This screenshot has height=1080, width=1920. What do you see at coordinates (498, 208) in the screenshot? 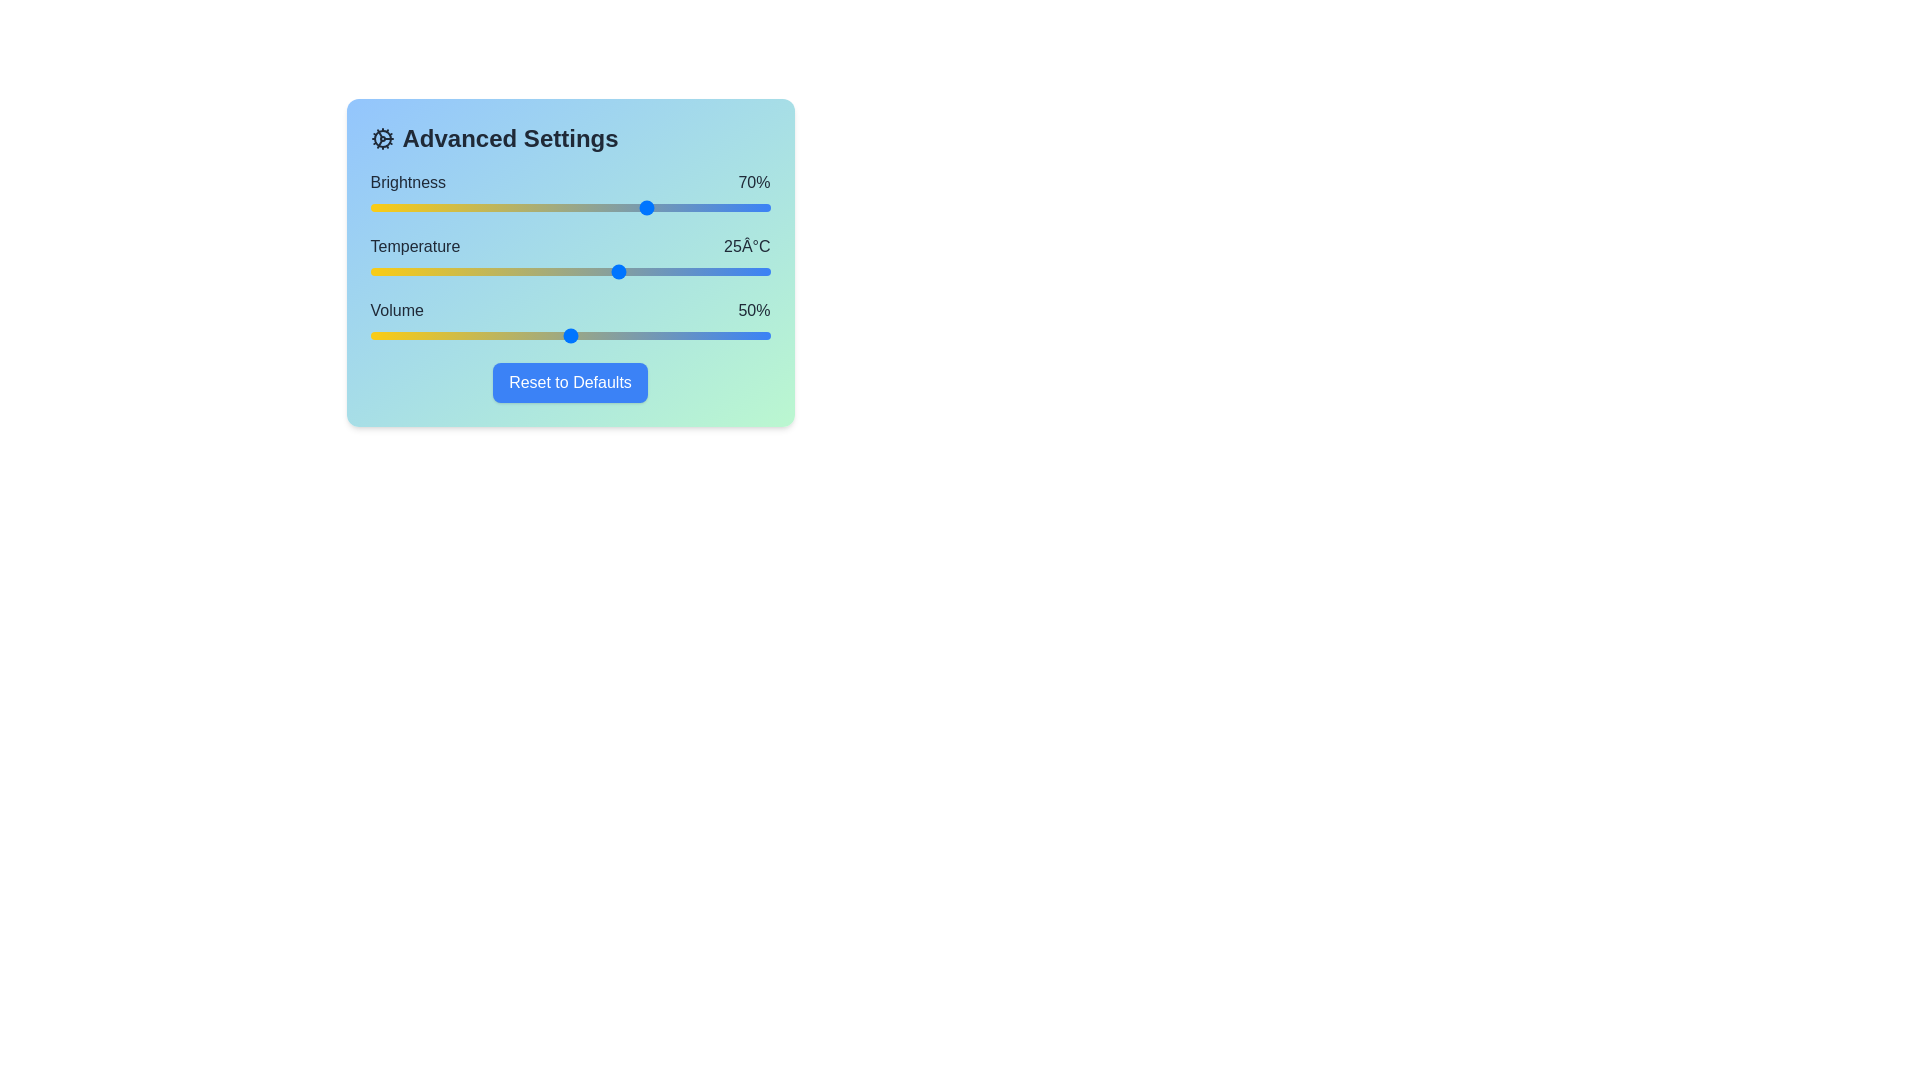
I see `the brightness slider to 32%` at bounding box center [498, 208].